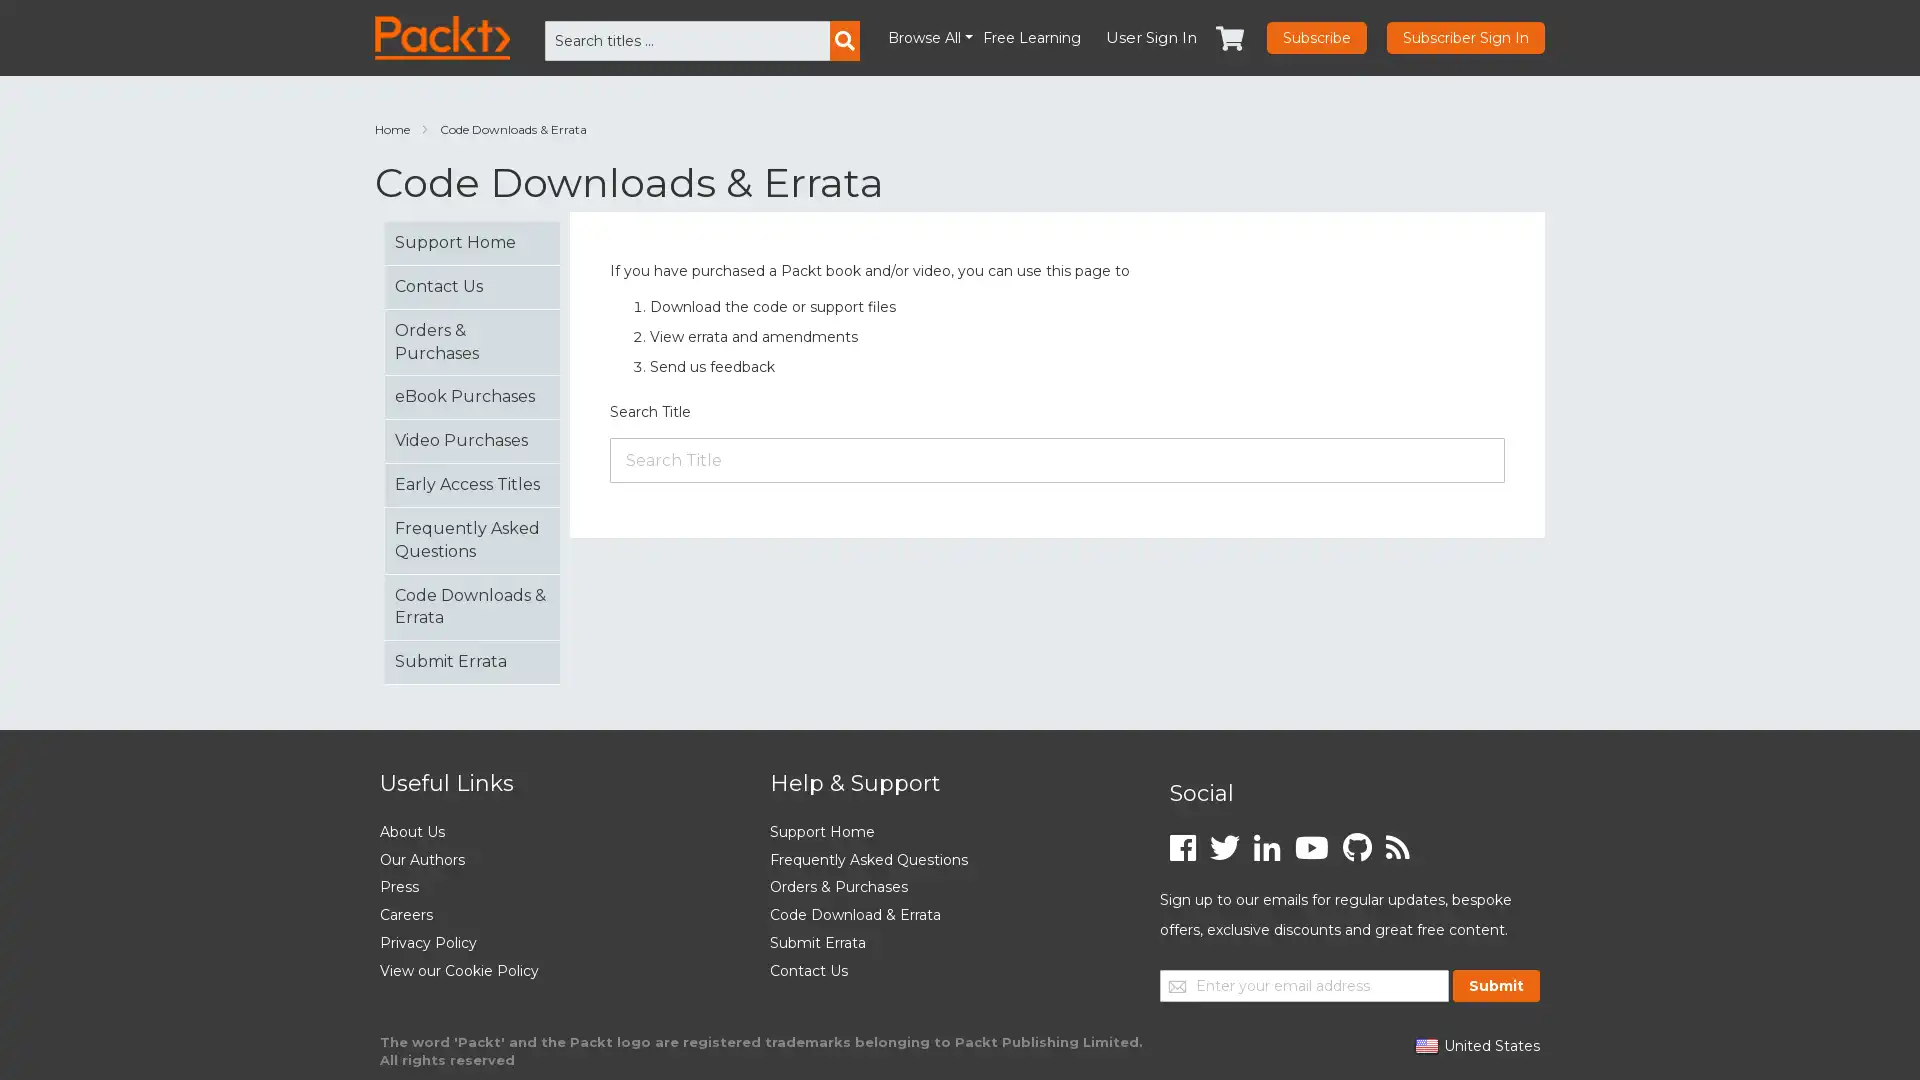  Describe the element at coordinates (1465, 38) in the screenshot. I see `Subscriber Sign In` at that location.